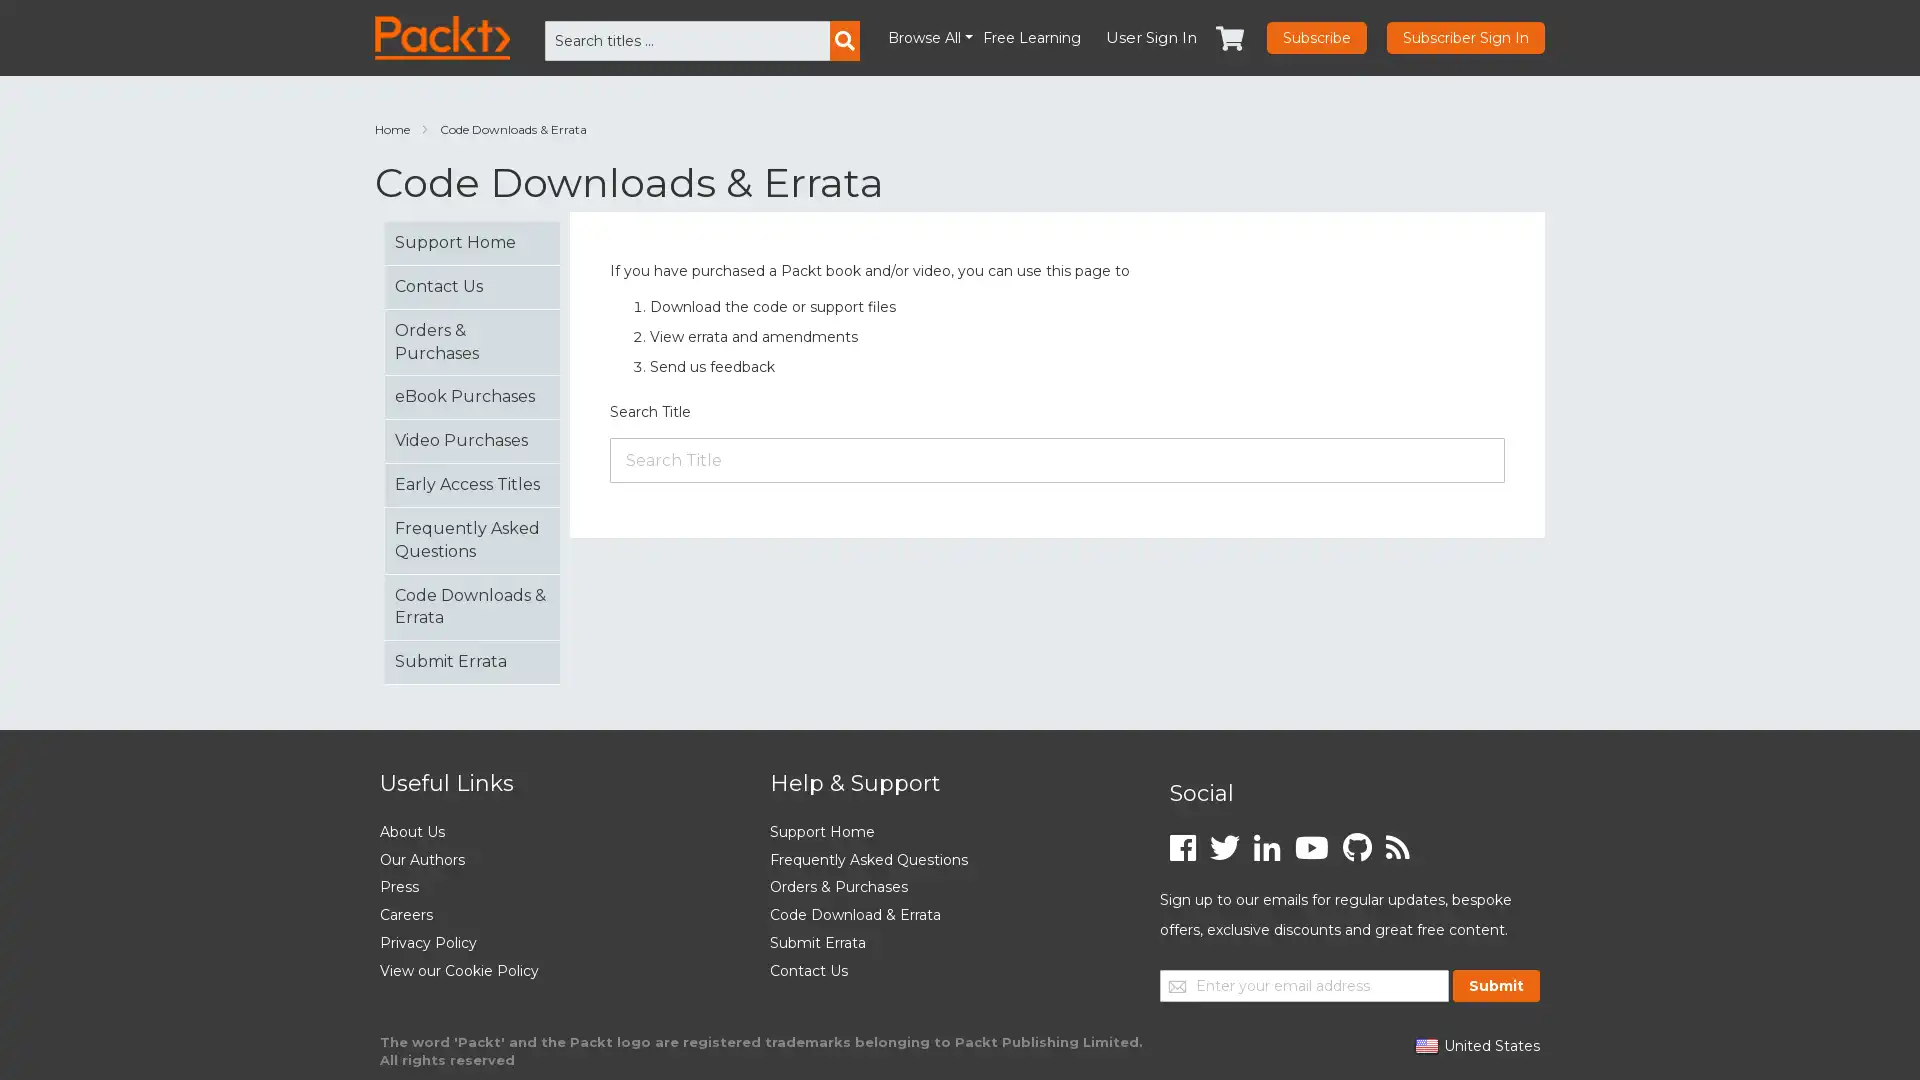  Describe the element at coordinates (1465, 38) in the screenshot. I see `Subscriber Sign In` at that location.